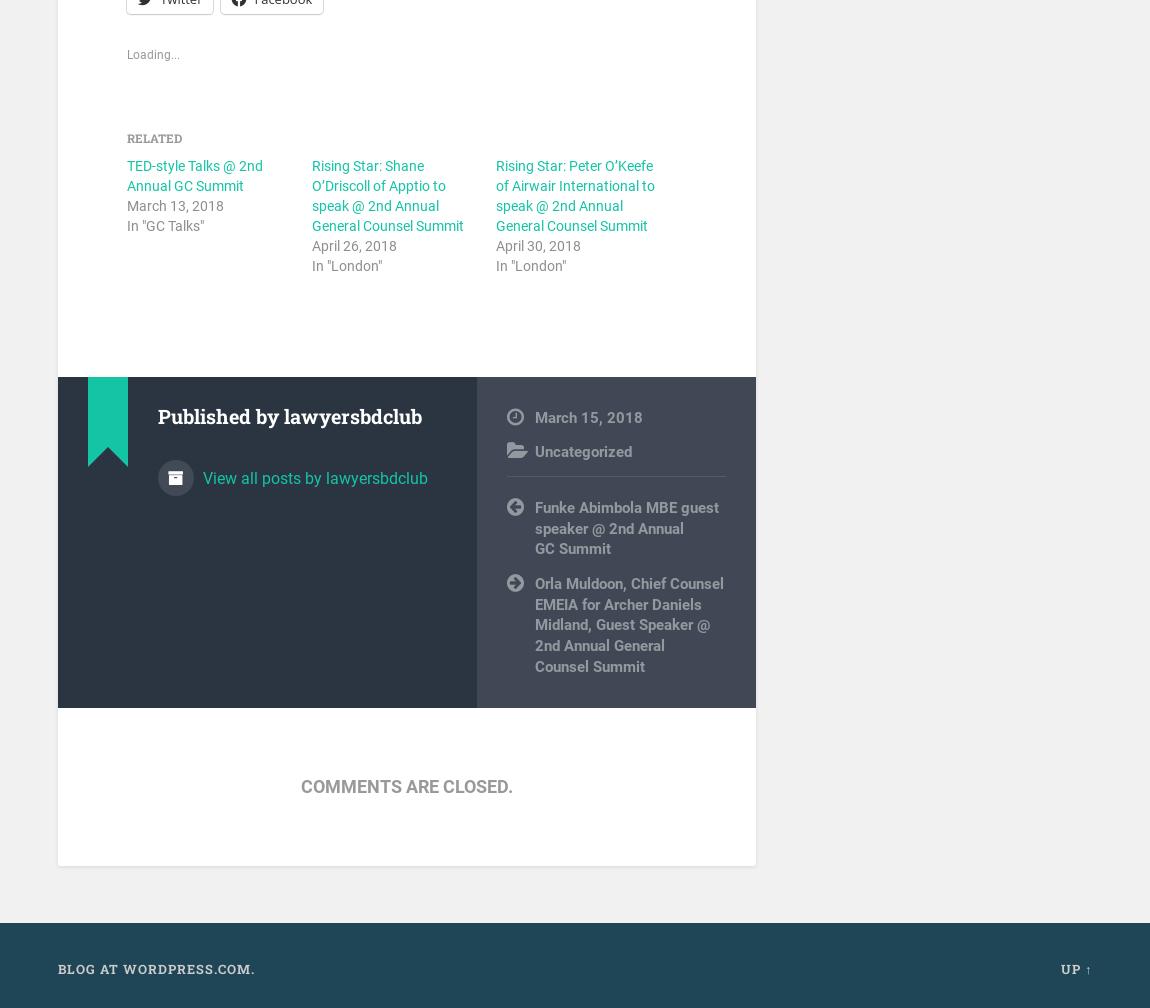 The image size is (1150, 1008). I want to click on 'Blog at WordPress.com.', so click(154, 968).